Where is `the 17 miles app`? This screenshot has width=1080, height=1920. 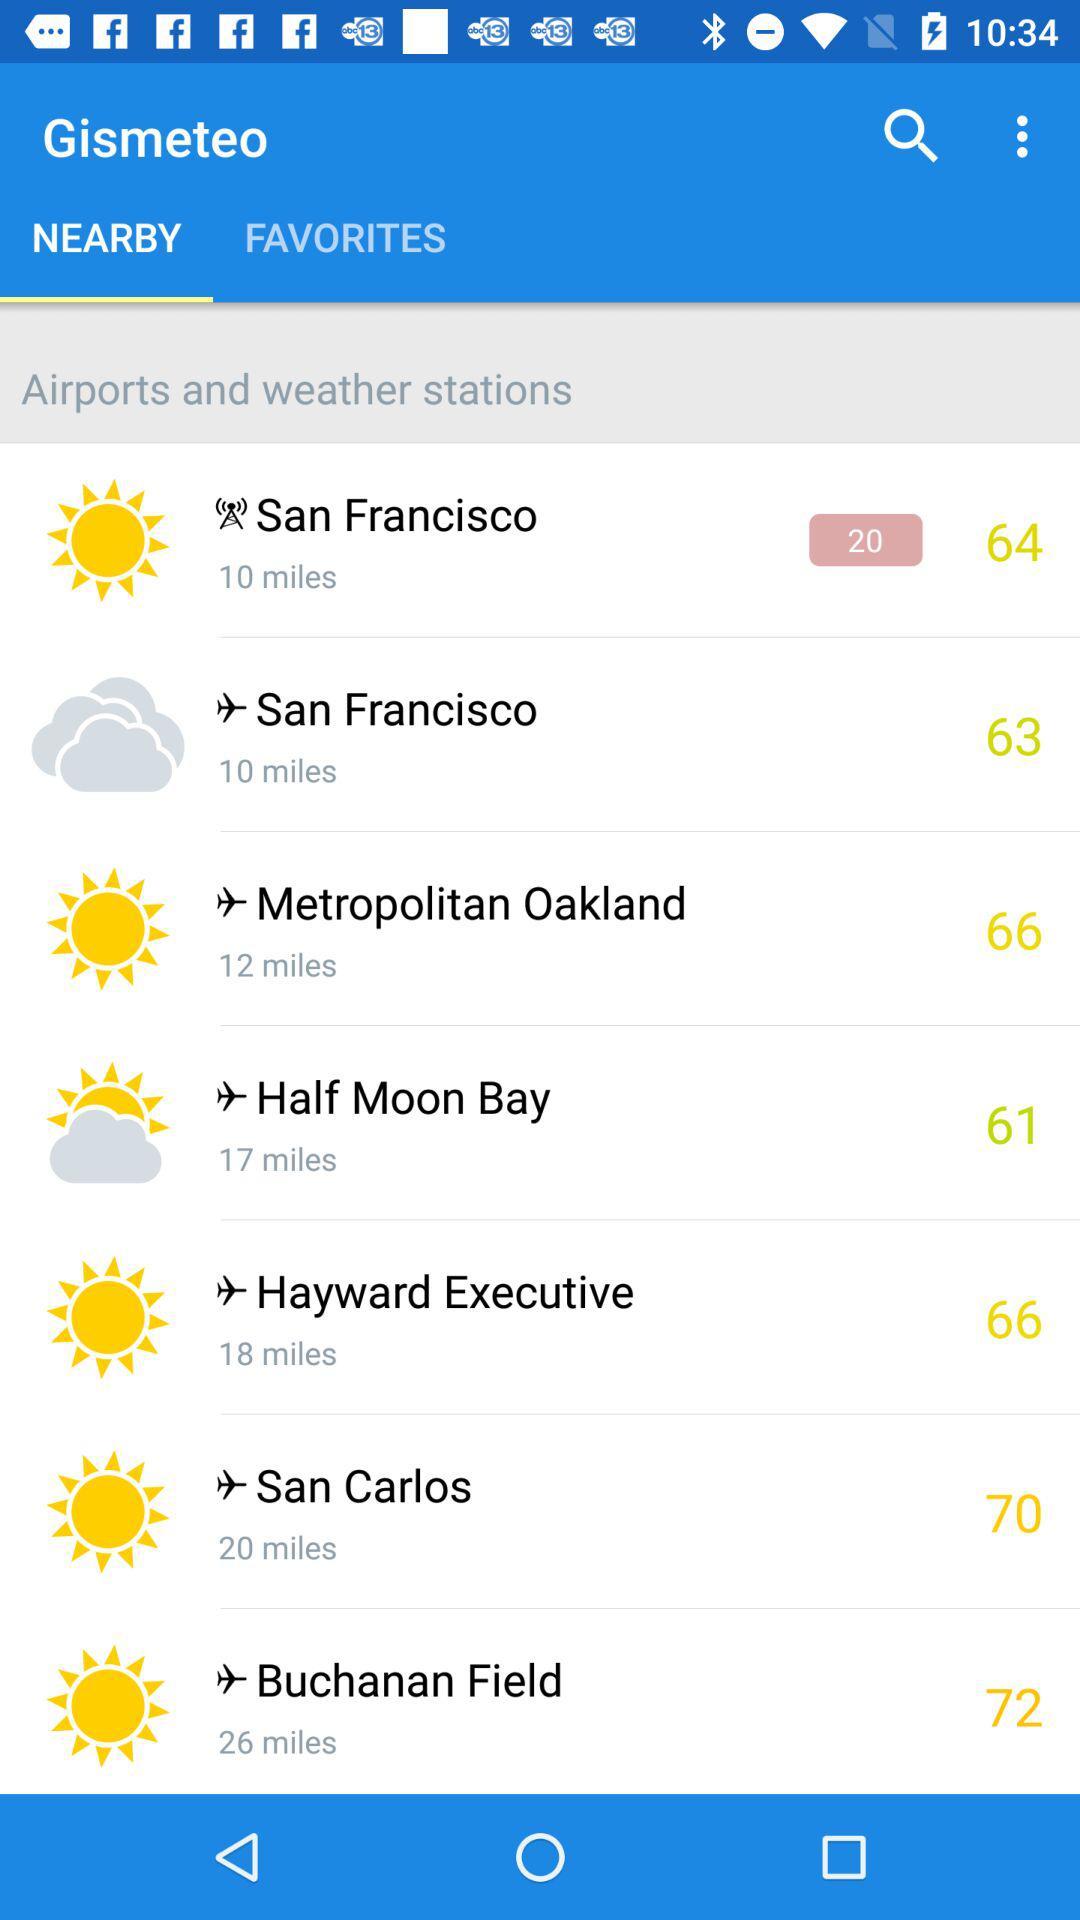 the 17 miles app is located at coordinates (568, 1158).